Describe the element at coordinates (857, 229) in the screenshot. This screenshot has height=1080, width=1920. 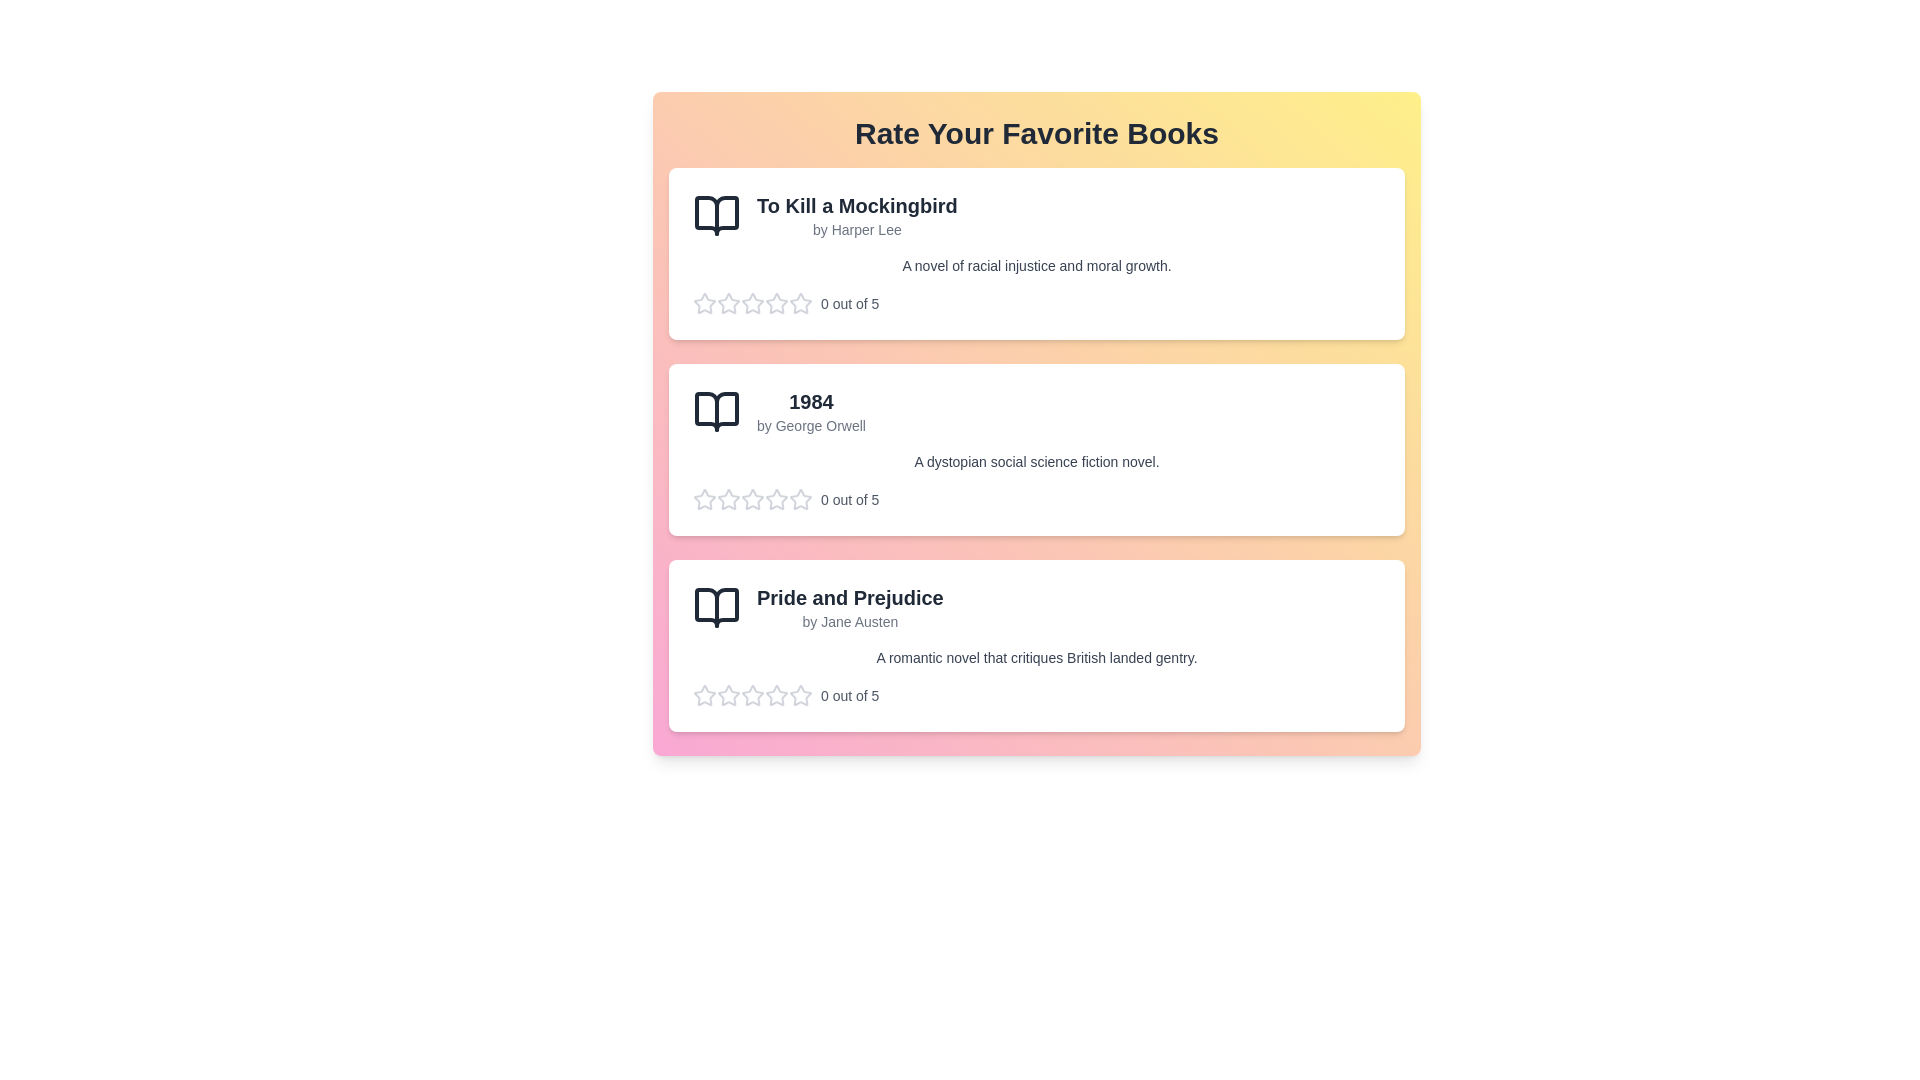
I see `the text label displaying the author information 'by Harper Lee' in a small, gray font, which is positioned beneath the book title 'To Kill a Mockingbird' in the uppermost card of a vertical list` at that location.